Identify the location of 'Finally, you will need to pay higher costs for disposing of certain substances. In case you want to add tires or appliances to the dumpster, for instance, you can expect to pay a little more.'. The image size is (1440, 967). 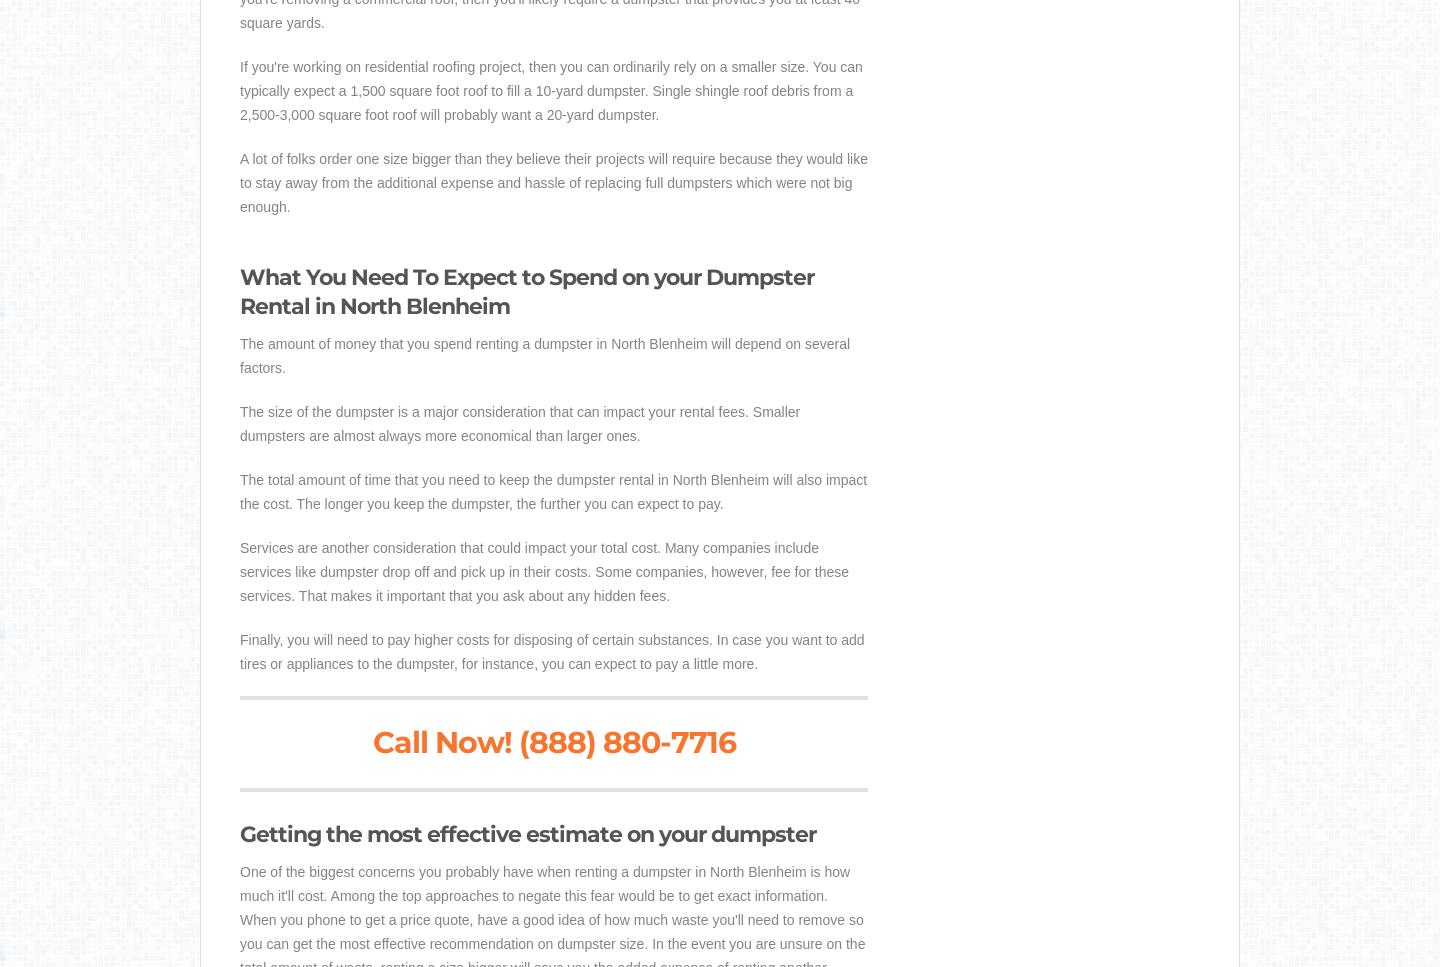
(240, 651).